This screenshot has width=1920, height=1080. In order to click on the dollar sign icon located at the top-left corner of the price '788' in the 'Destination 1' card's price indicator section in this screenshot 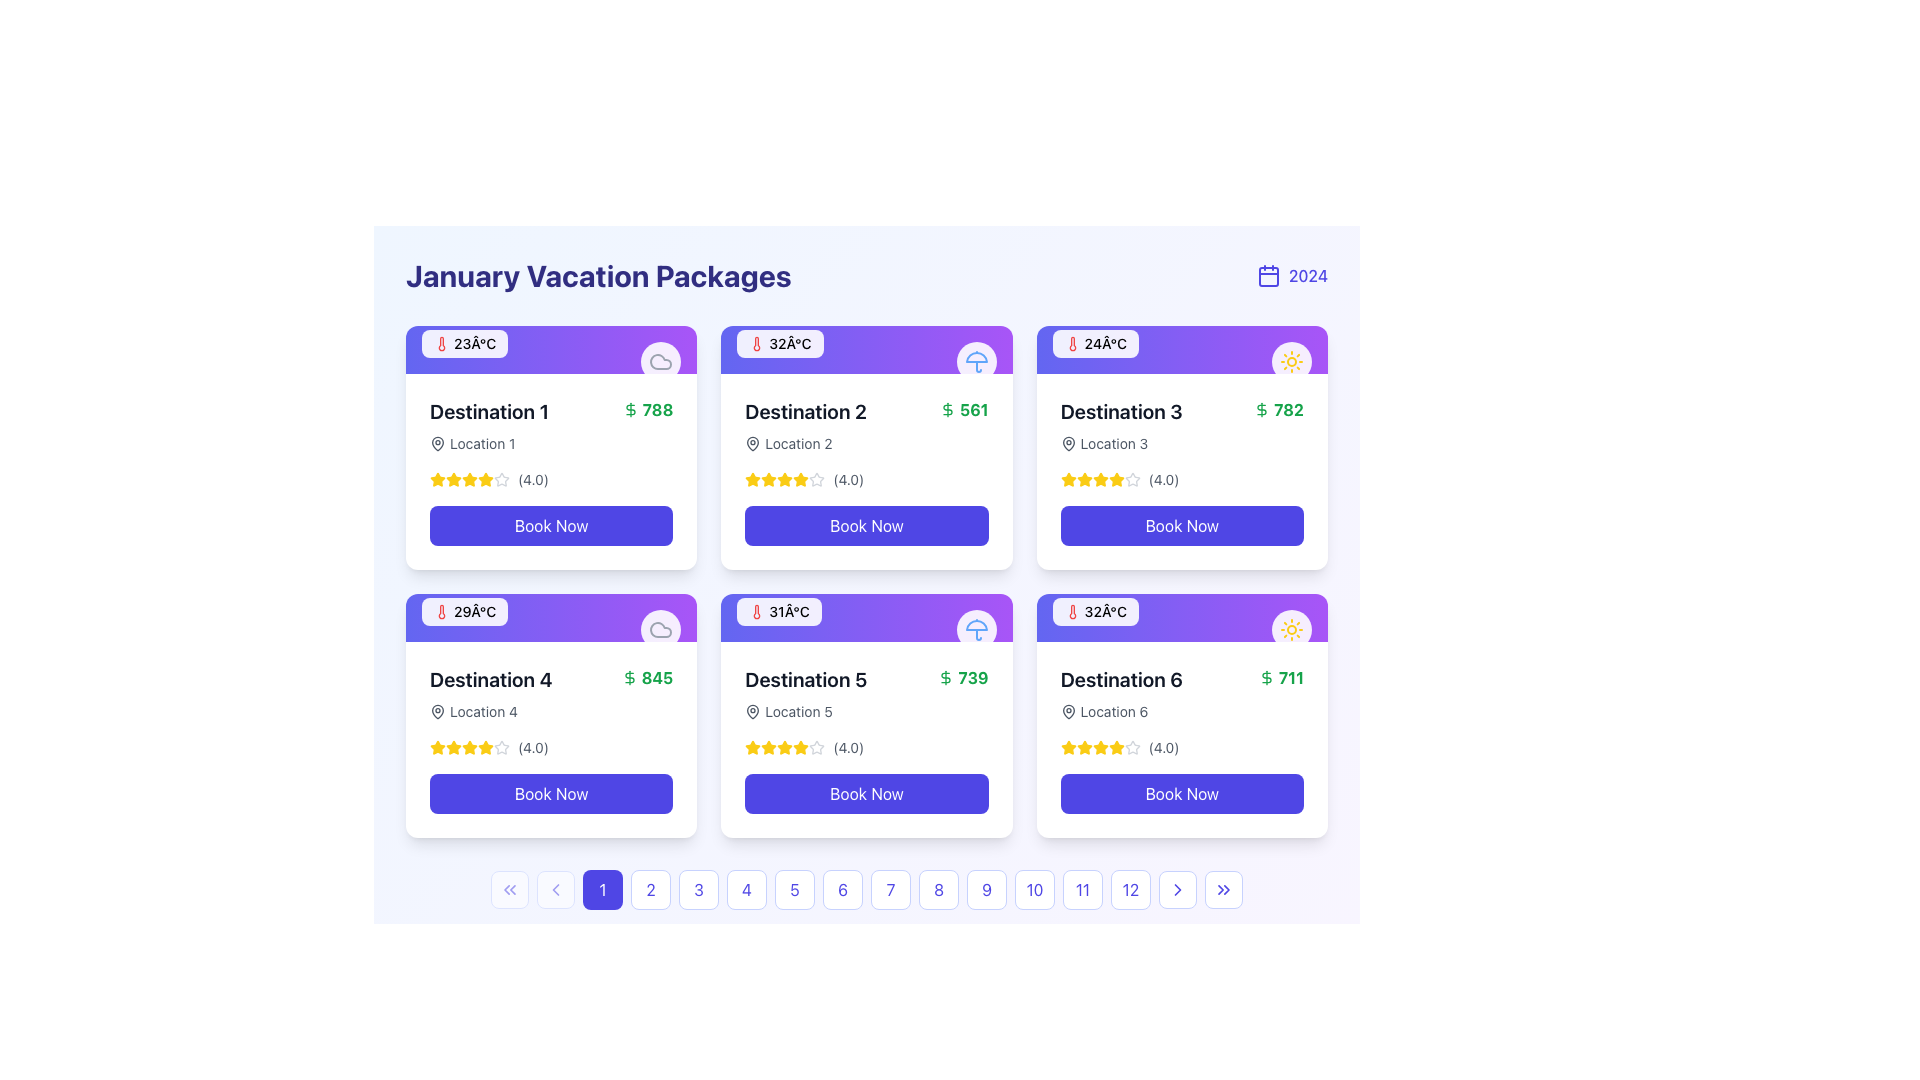, I will do `click(629, 408)`.